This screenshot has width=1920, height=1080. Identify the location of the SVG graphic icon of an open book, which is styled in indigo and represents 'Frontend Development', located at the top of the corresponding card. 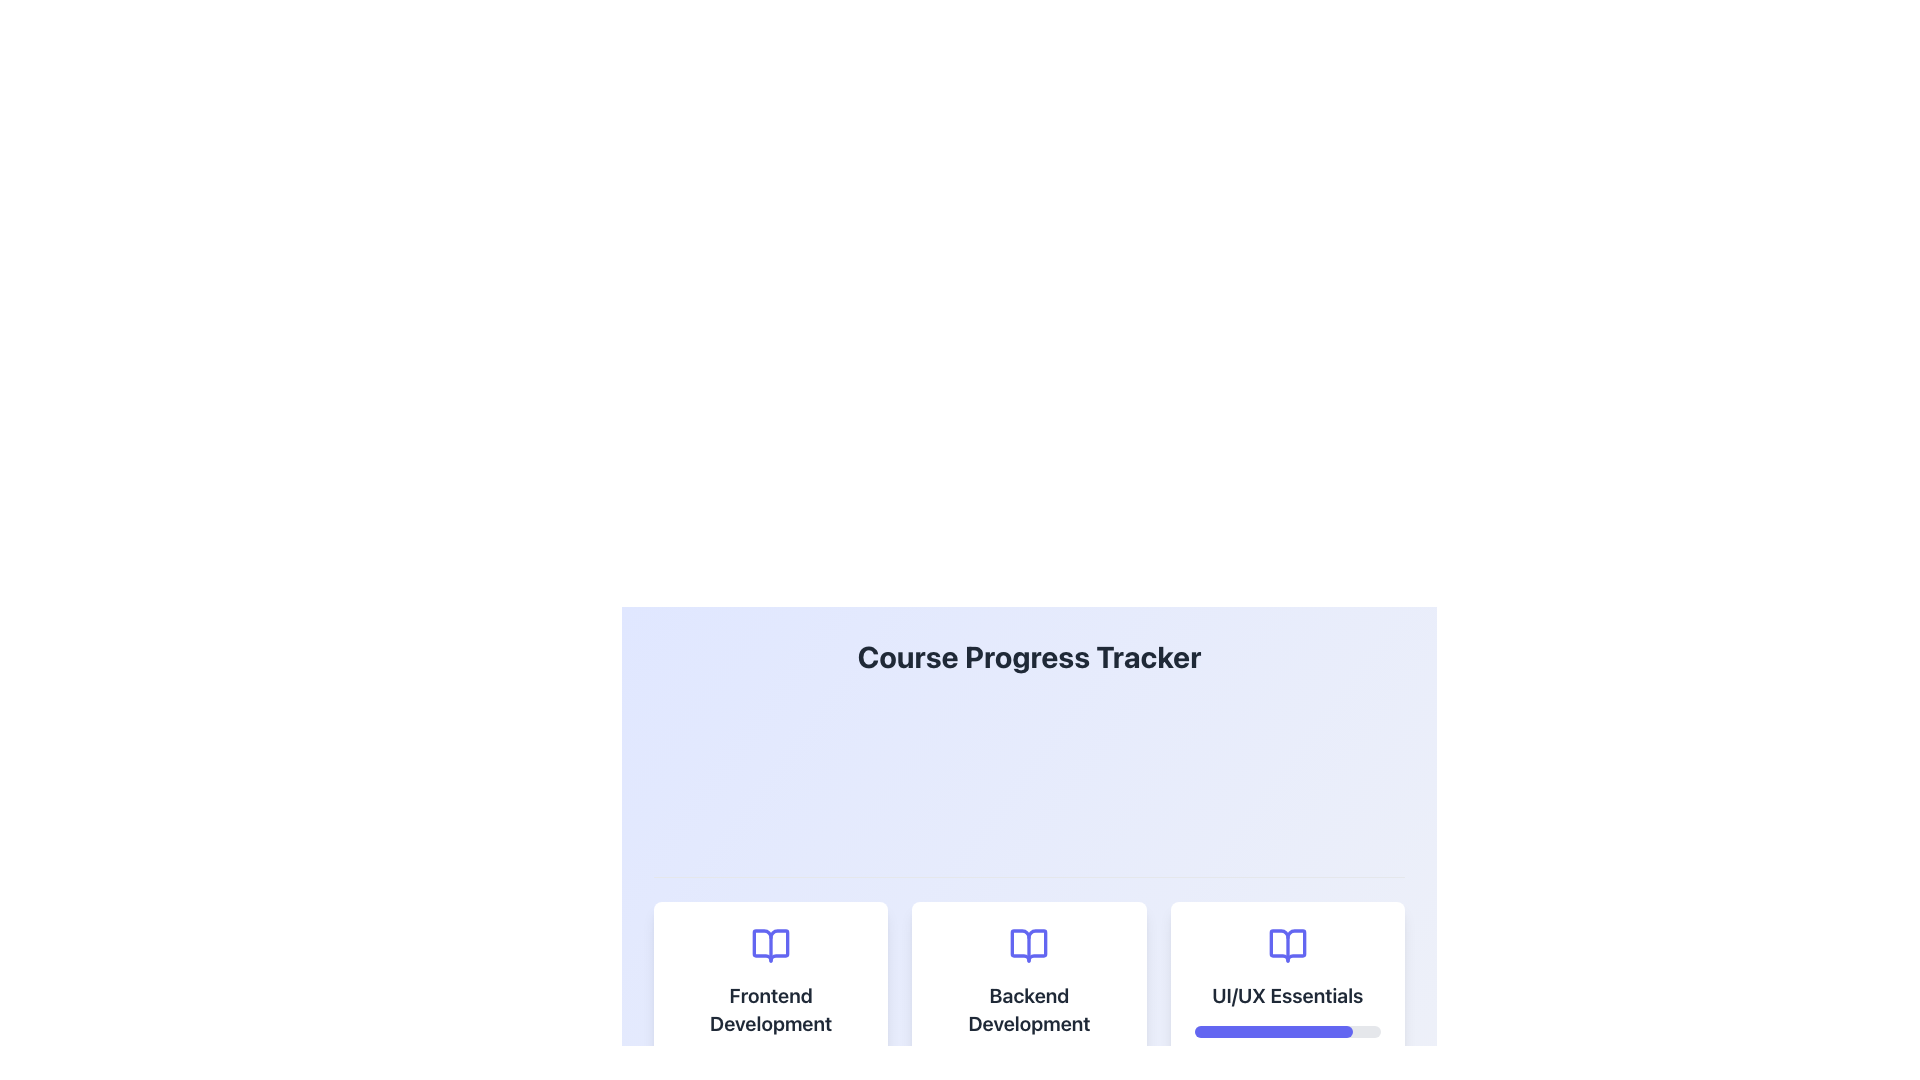
(770, 945).